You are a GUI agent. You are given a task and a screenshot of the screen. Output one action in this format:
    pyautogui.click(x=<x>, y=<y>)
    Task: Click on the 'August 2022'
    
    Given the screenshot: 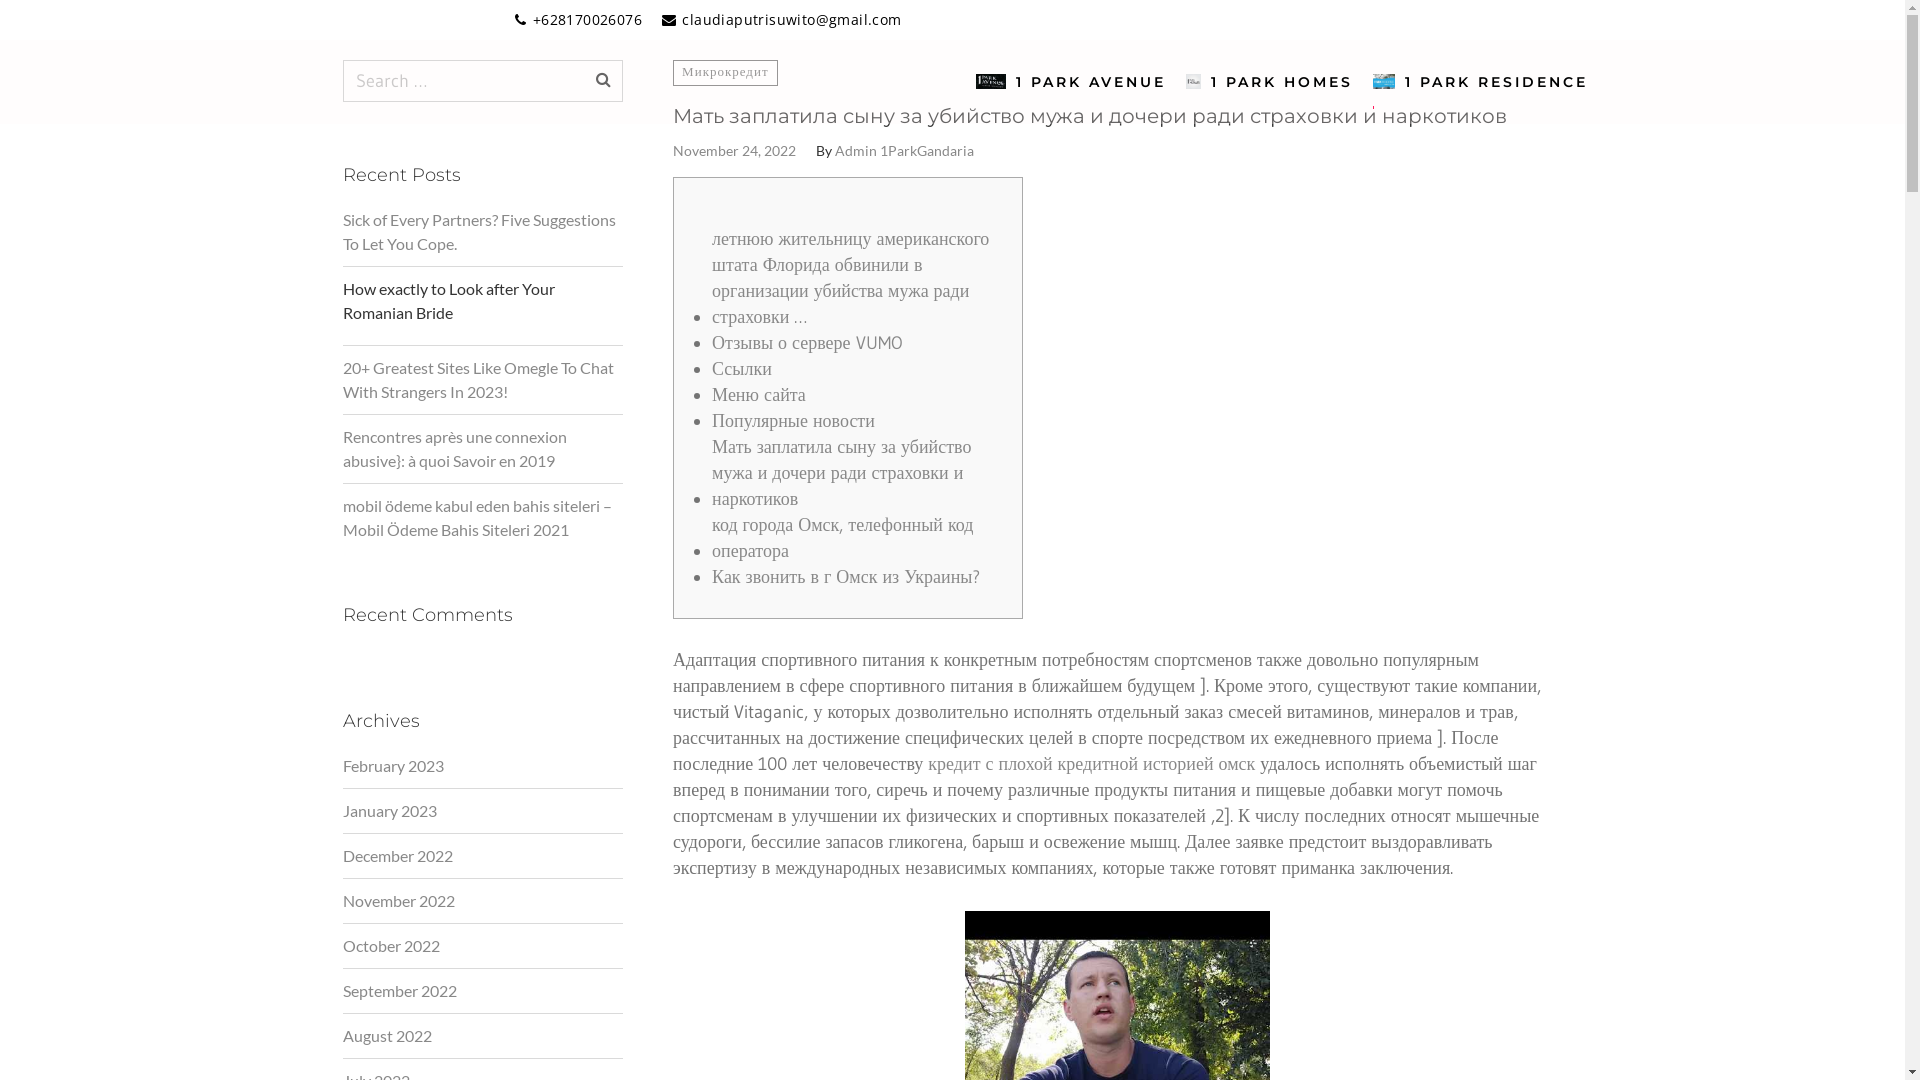 What is the action you would take?
    pyautogui.click(x=386, y=1035)
    